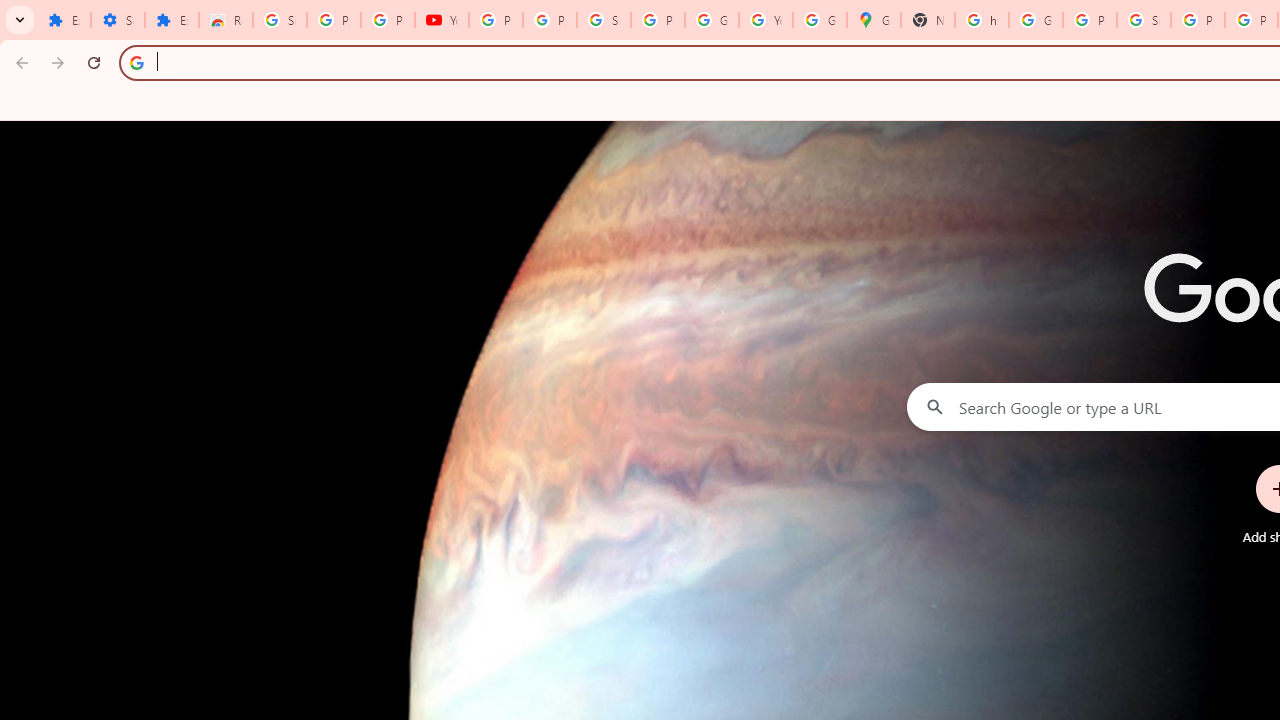 The width and height of the screenshot is (1280, 720). Describe the element at coordinates (440, 20) in the screenshot. I see `'YouTube'` at that location.